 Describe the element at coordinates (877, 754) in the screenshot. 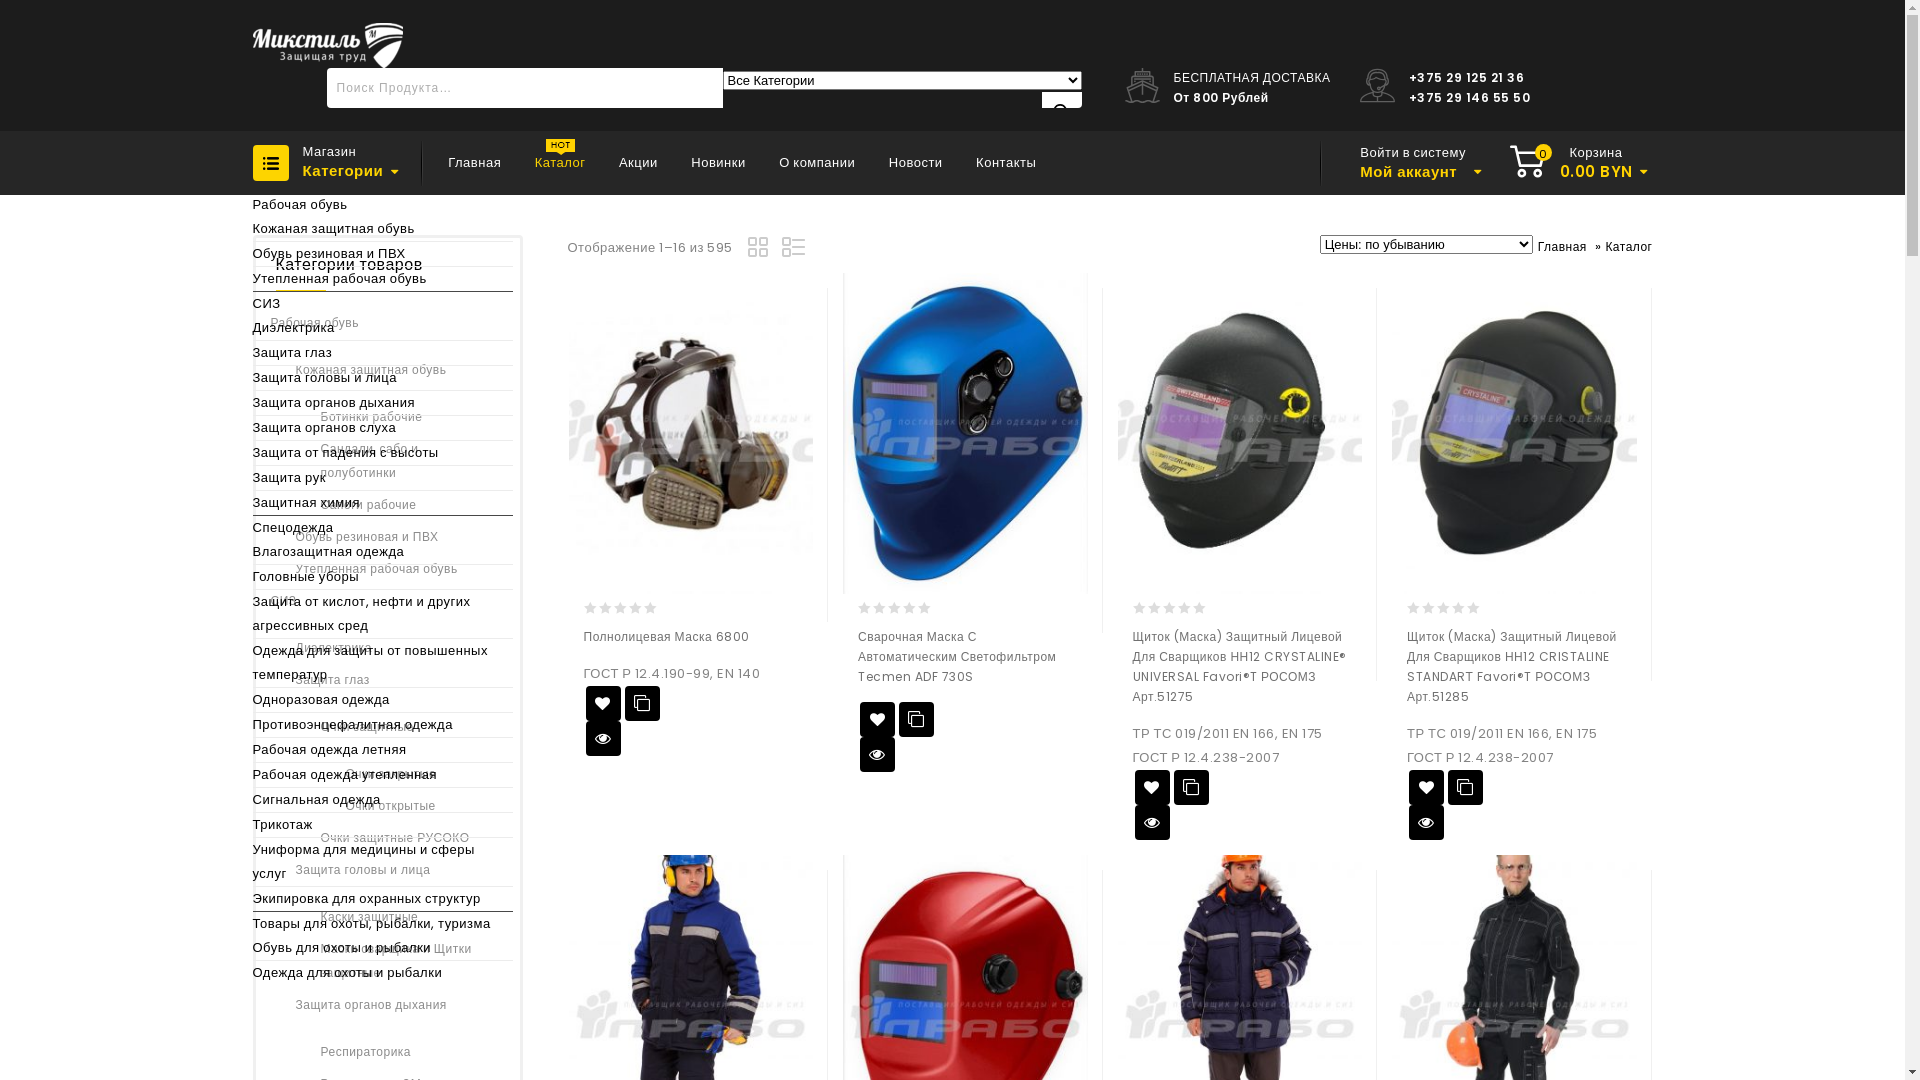

I see `'QUICK VIEW'` at that location.